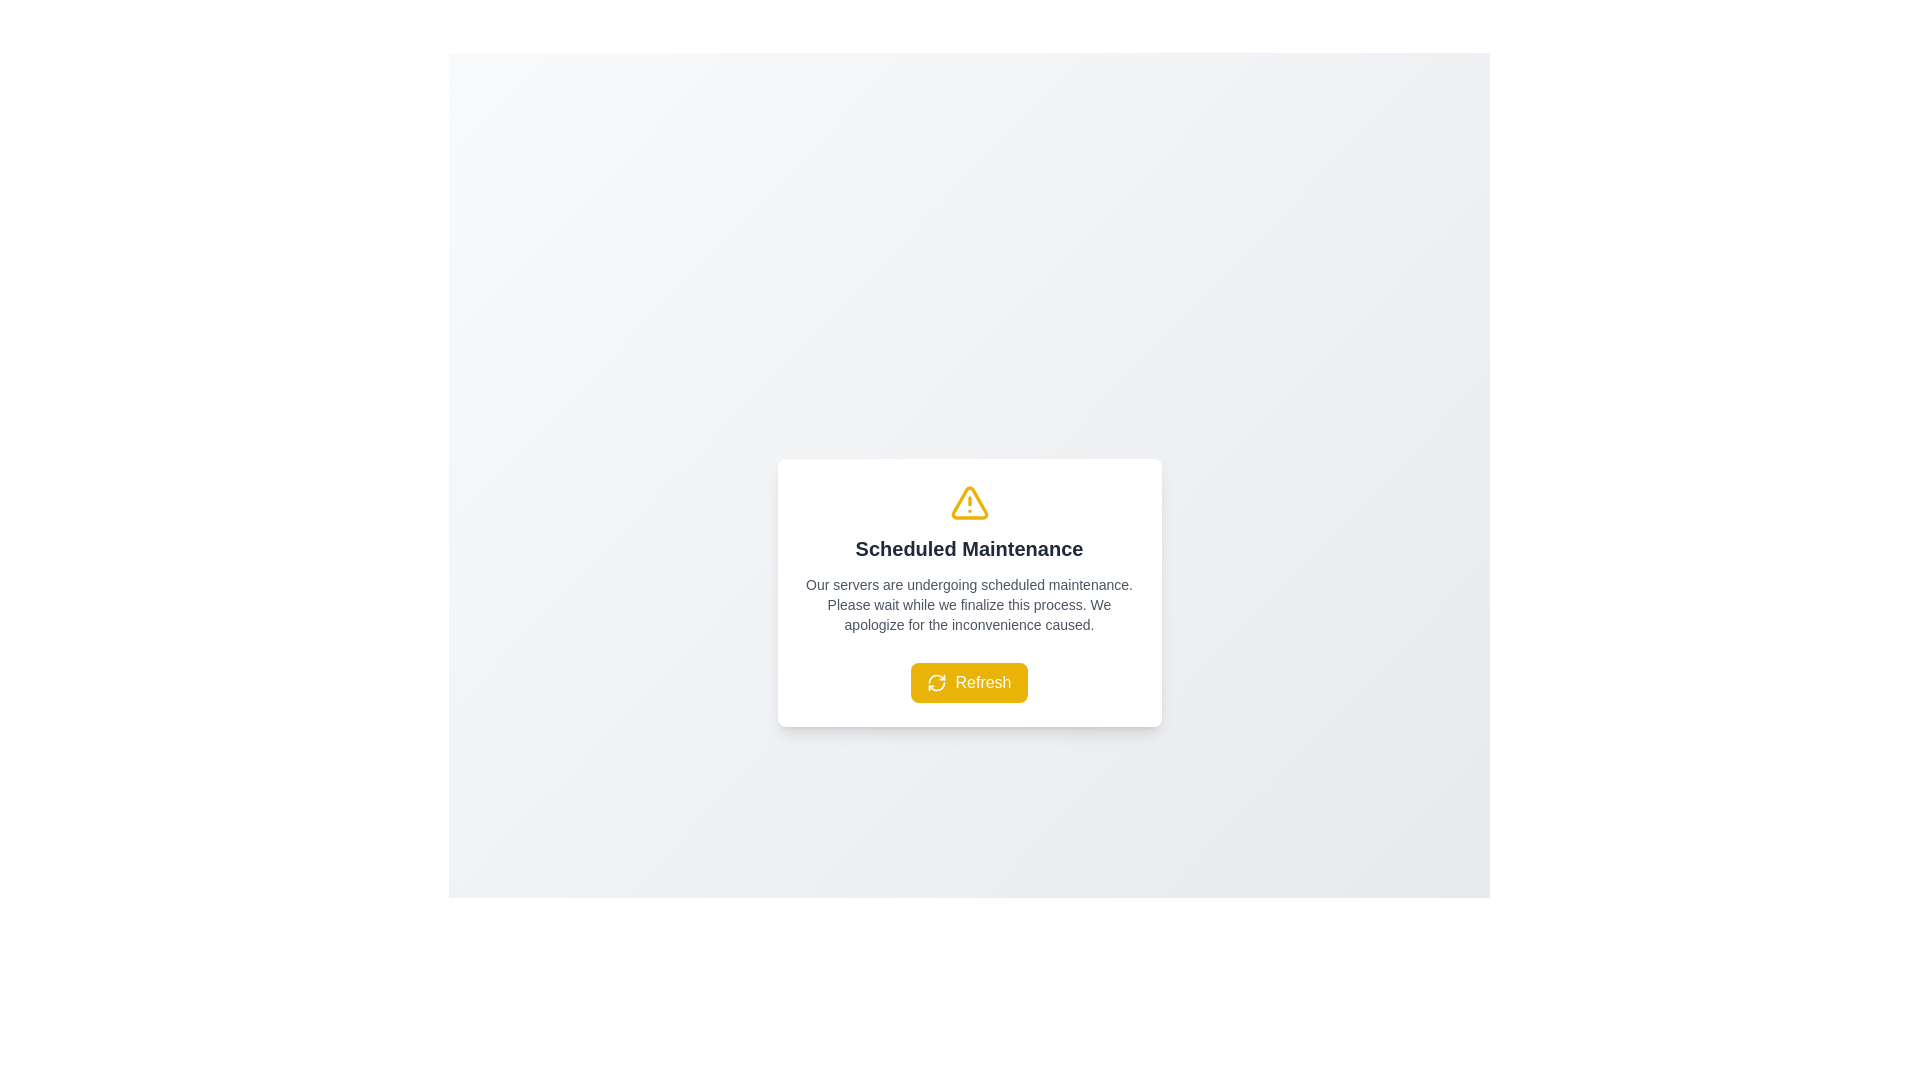 Image resolution: width=1920 pixels, height=1080 pixels. Describe the element at coordinates (936, 681) in the screenshot. I see `the 'Refresh' button that contains the circular arrows icon` at that location.